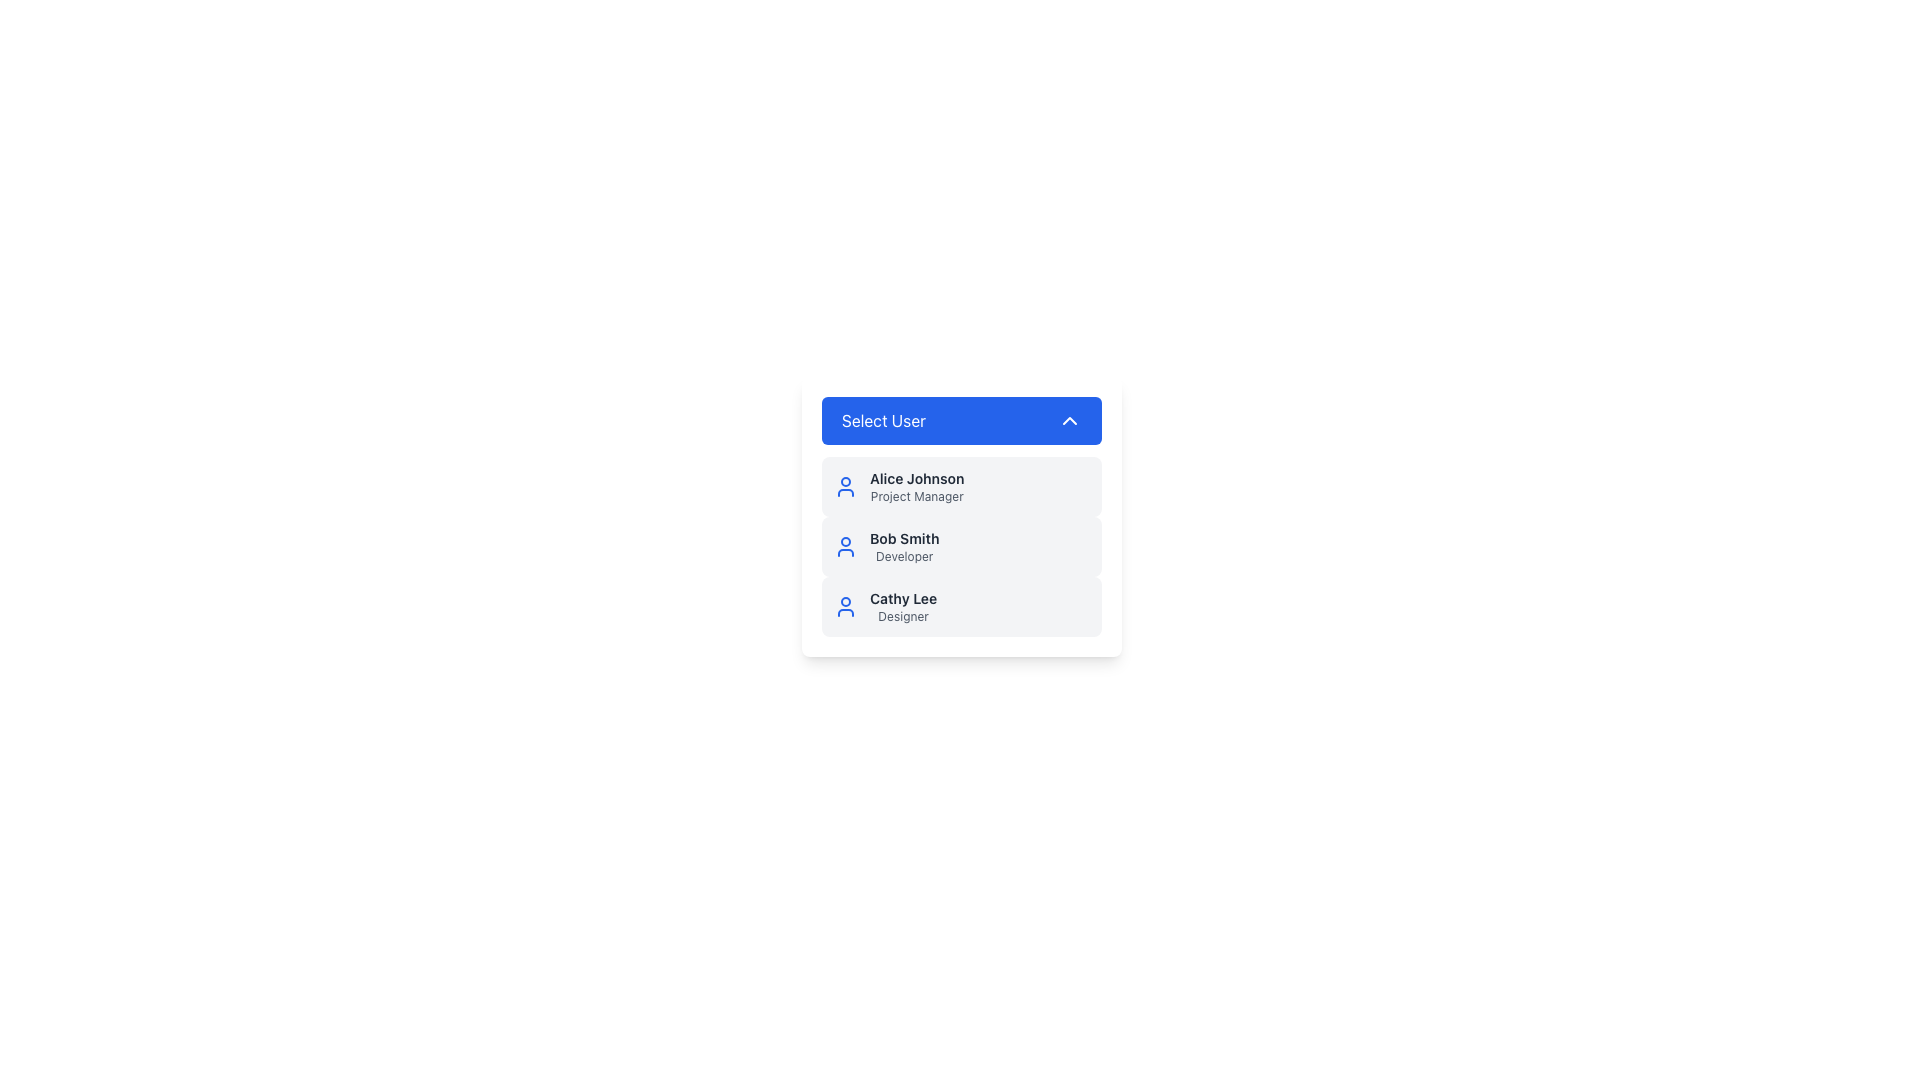 The width and height of the screenshot is (1920, 1080). I want to click on the first selectable user entry in the dropdown menu below the 'Select User' heading, so click(961, 486).